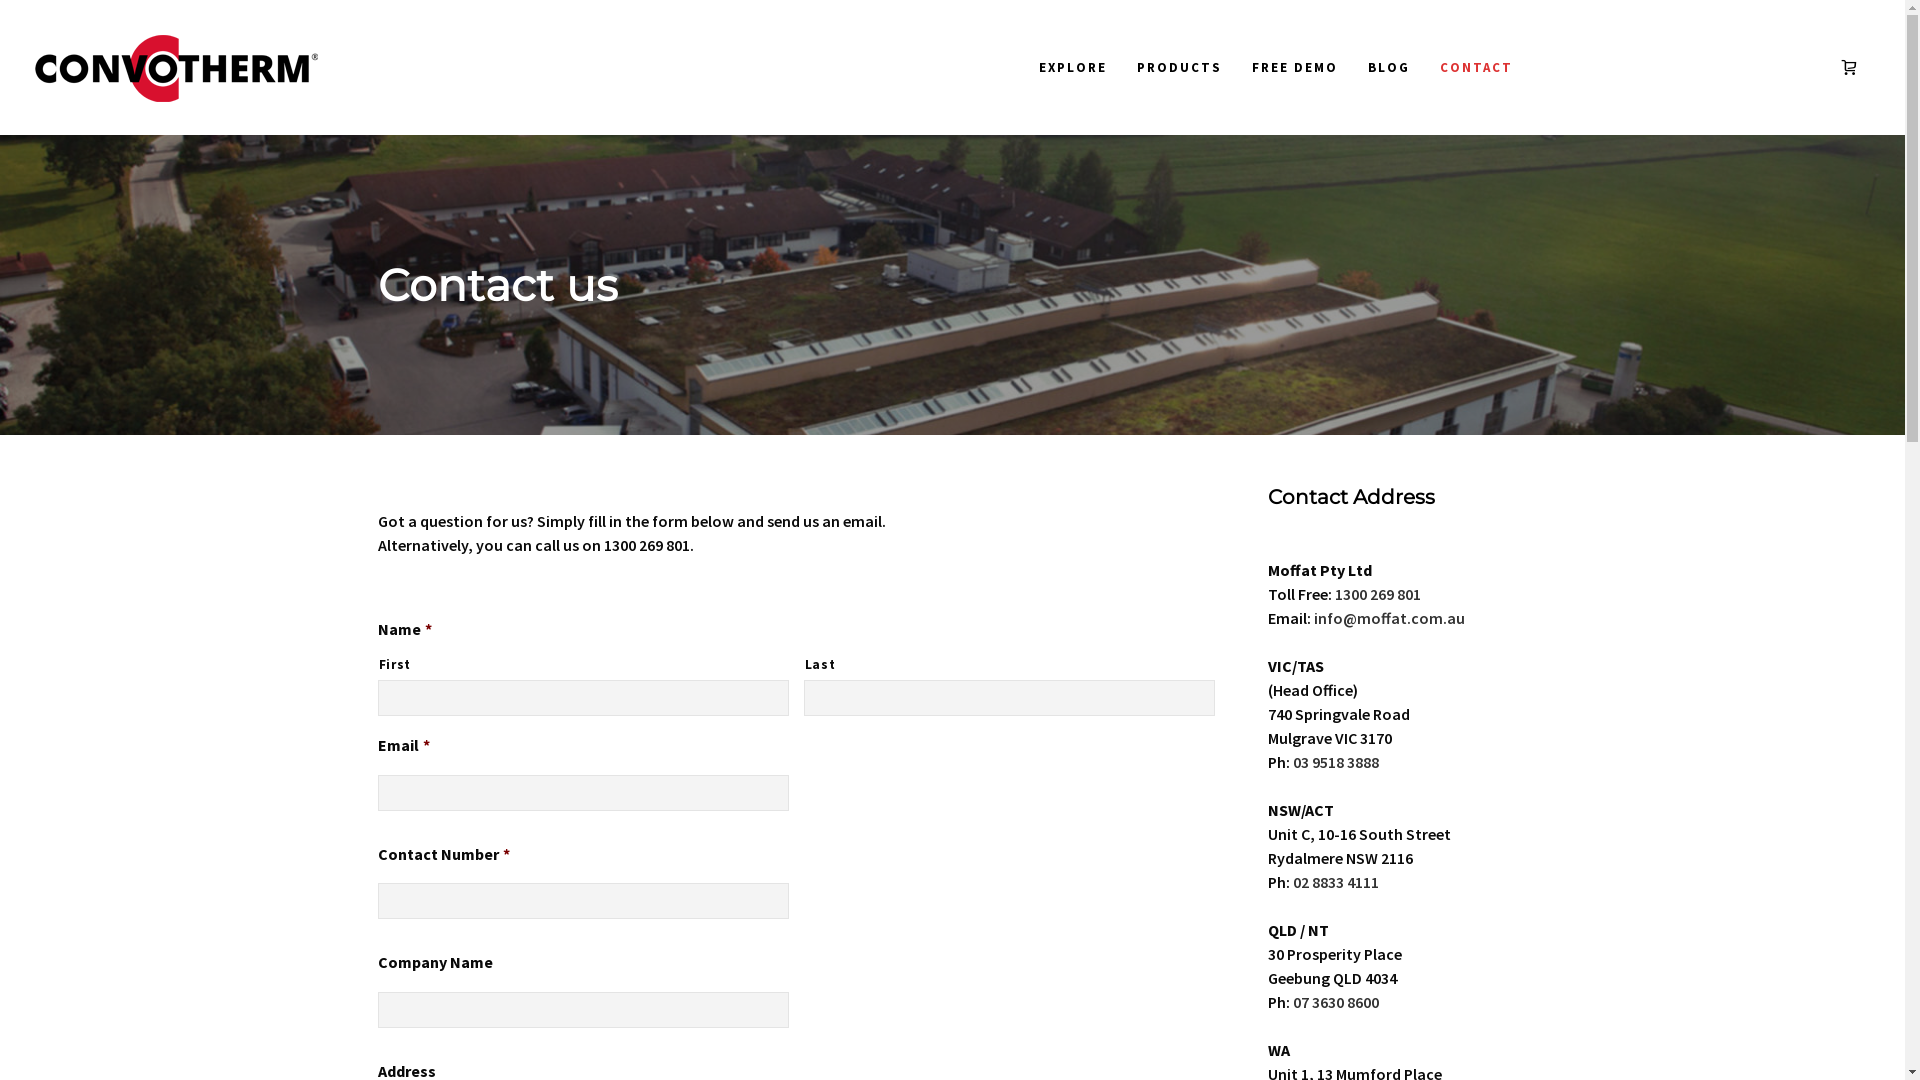 The image size is (1920, 1080). I want to click on 'PRODUCTS', so click(1122, 66).